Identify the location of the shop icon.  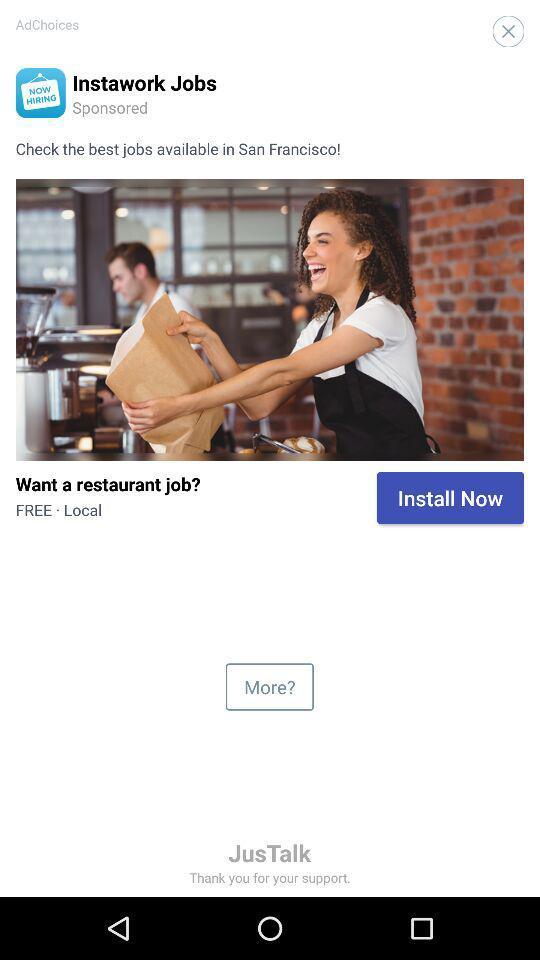
(40, 93).